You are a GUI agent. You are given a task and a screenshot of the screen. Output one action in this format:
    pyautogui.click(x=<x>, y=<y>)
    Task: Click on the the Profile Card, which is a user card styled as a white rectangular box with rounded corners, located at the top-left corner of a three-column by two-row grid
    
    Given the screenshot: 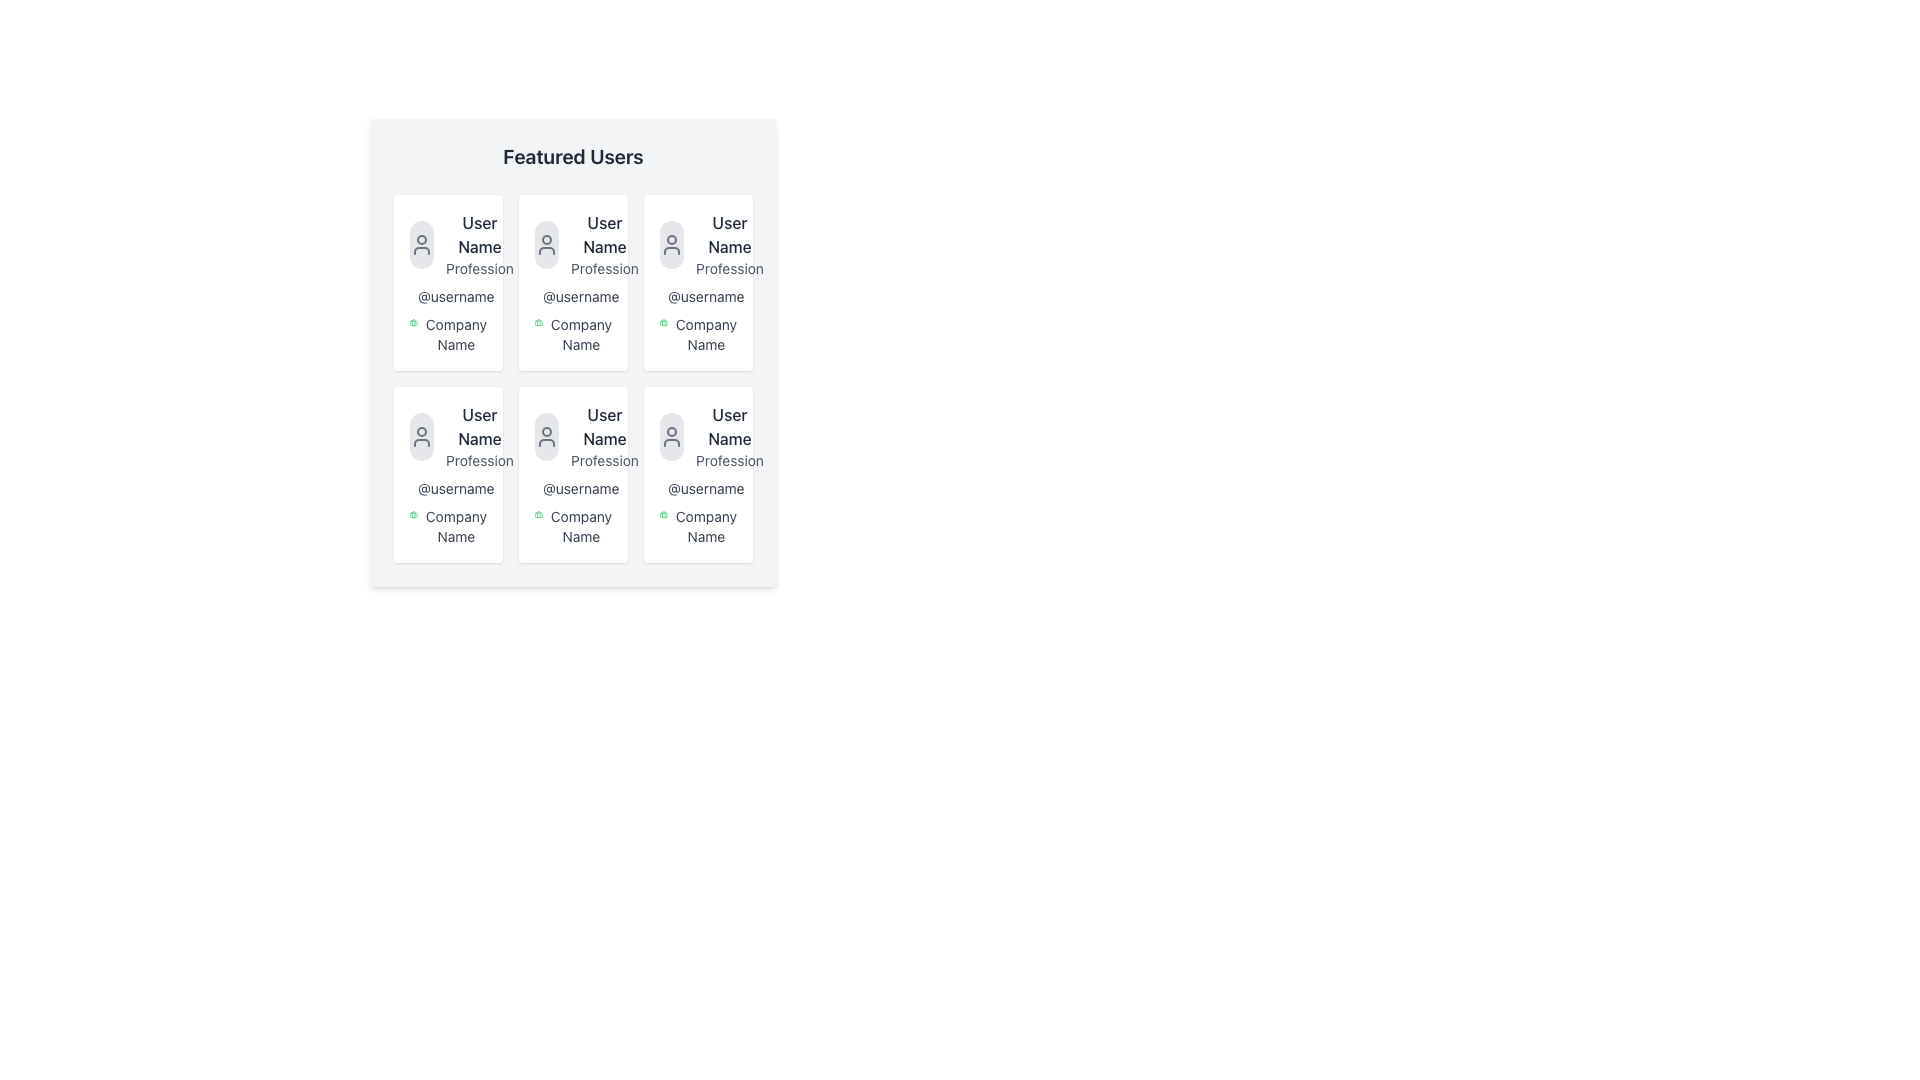 What is the action you would take?
    pyautogui.click(x=447, y=282)
    